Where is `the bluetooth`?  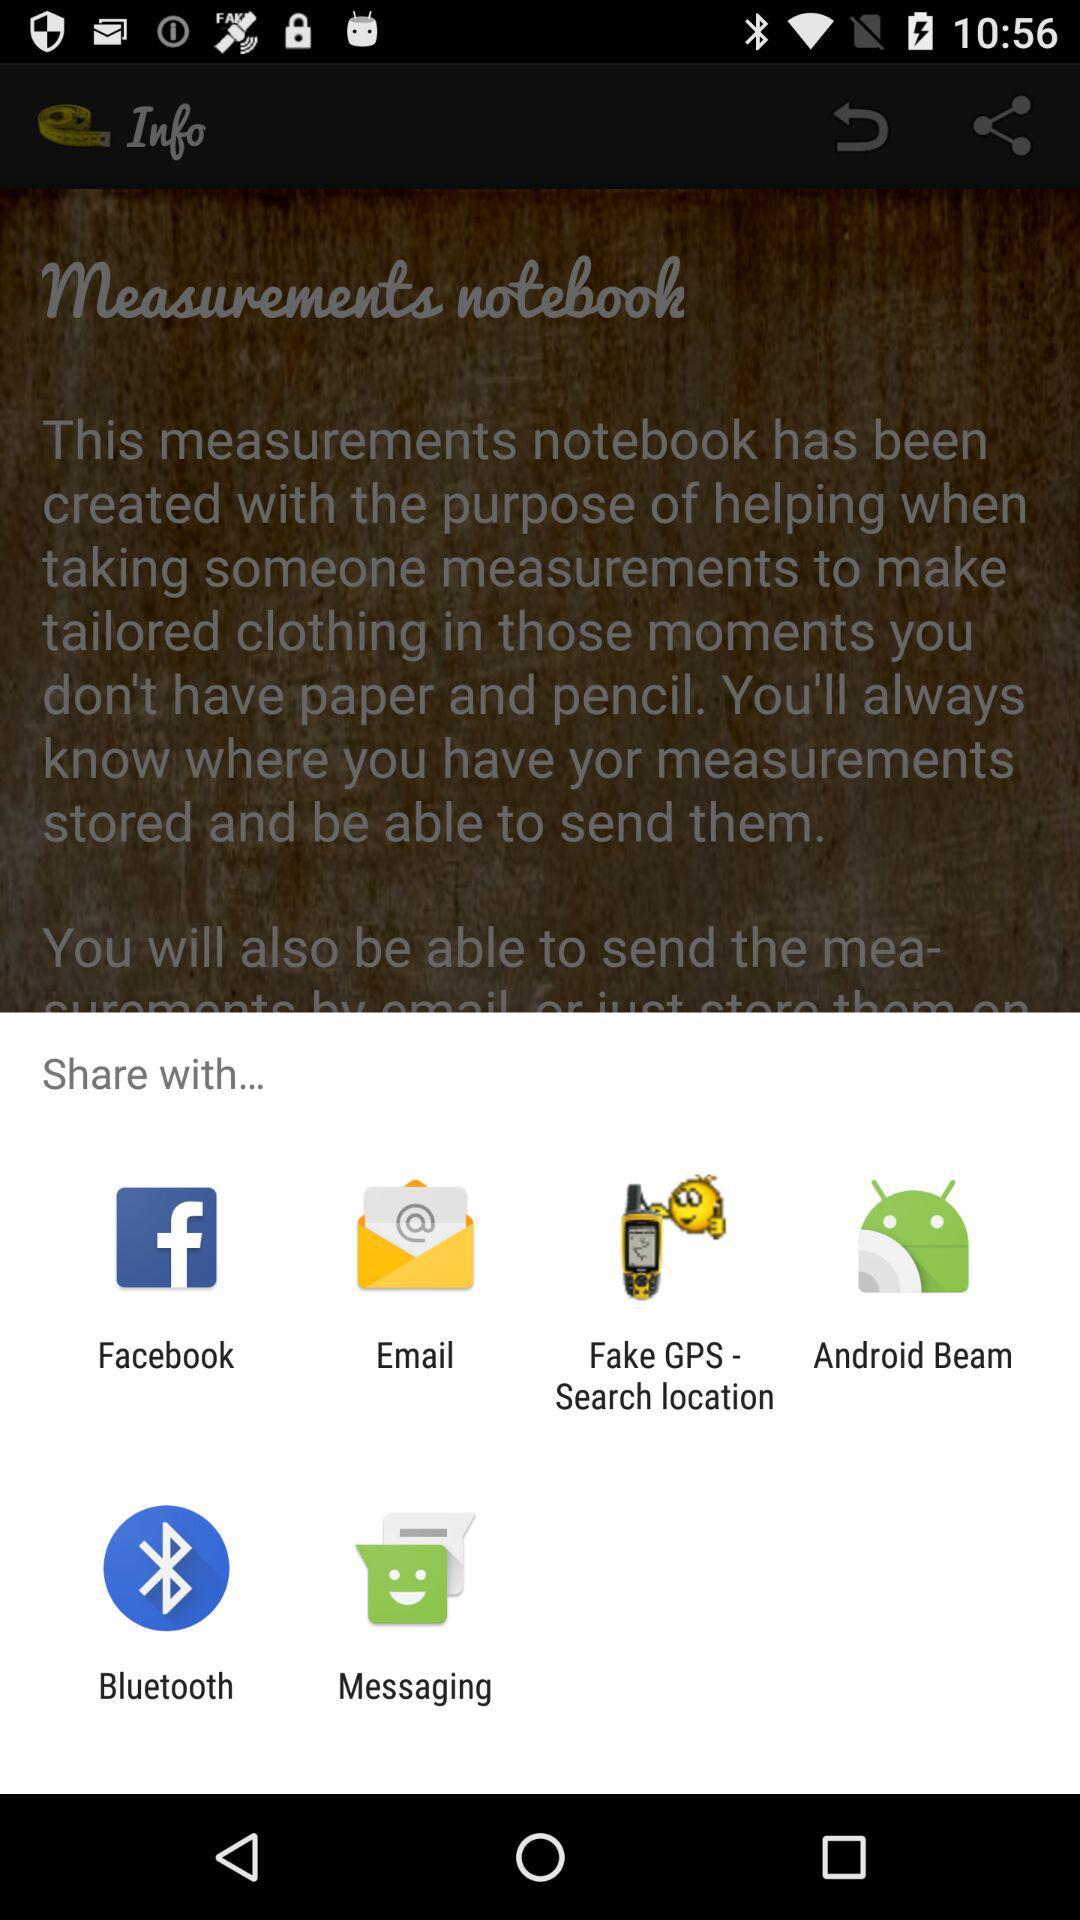
the bluetooth is located at coordinates (165, 1705).